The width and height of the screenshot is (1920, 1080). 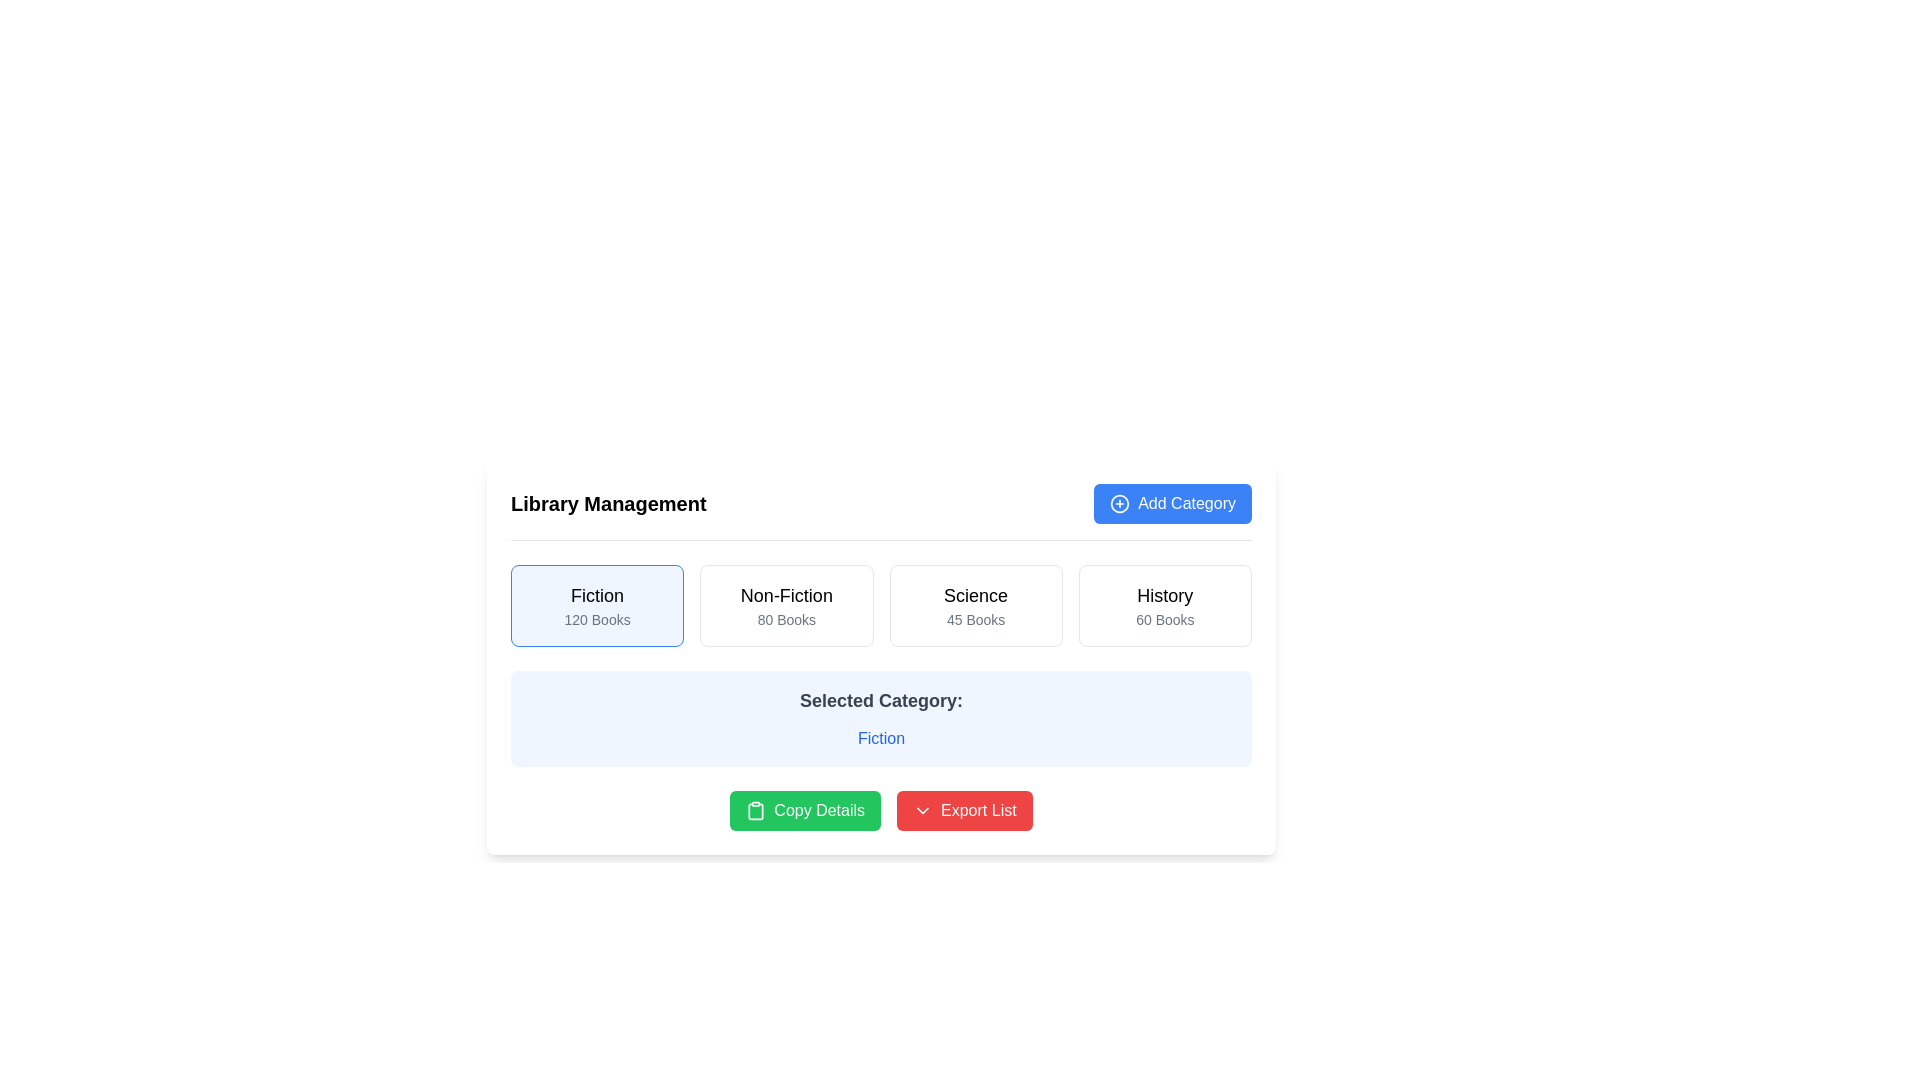 What do you see at coordinates (785, 595) in the screenshot?
I see `the text label displaying 'Non-Fiction', which is located within a card-like structure in the Library Management interface` at bounding box center [785, 595].